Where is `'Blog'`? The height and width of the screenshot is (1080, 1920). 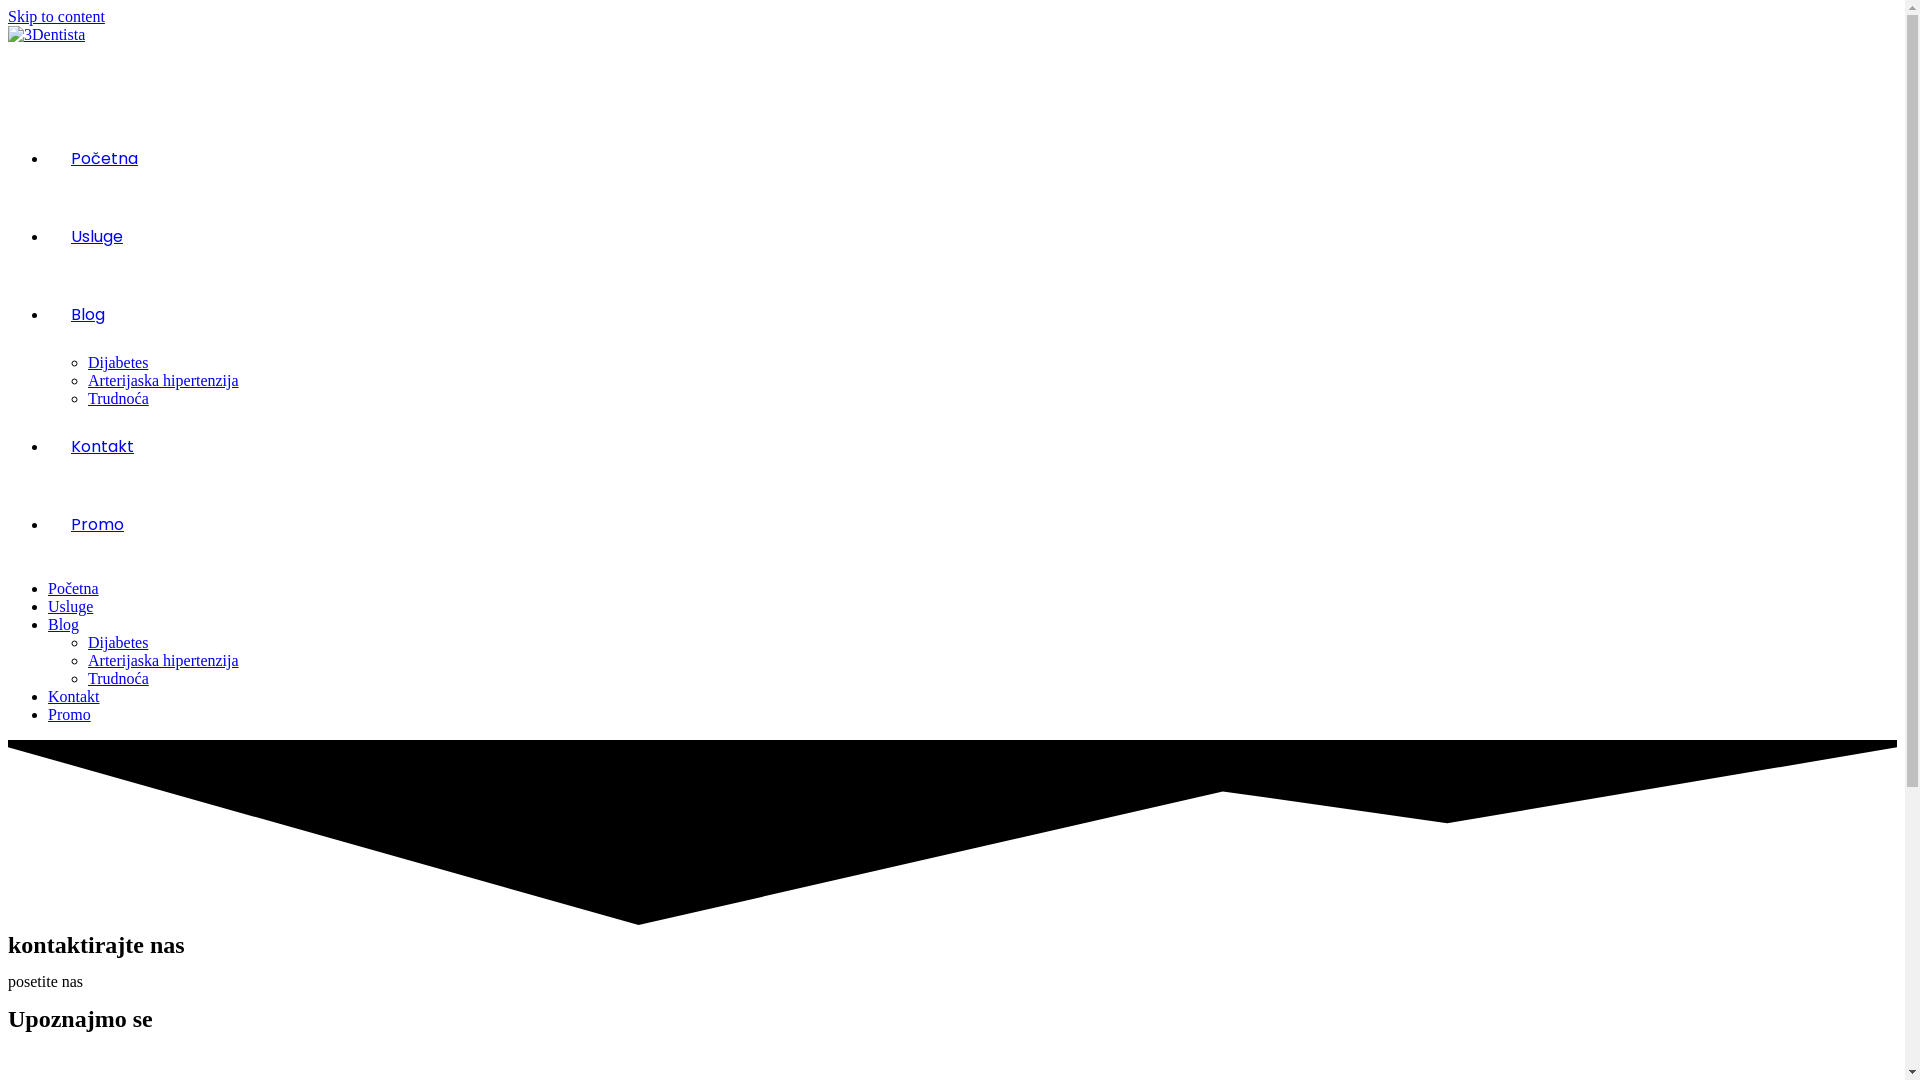
'Blog' is located at coordinates (48, 623).